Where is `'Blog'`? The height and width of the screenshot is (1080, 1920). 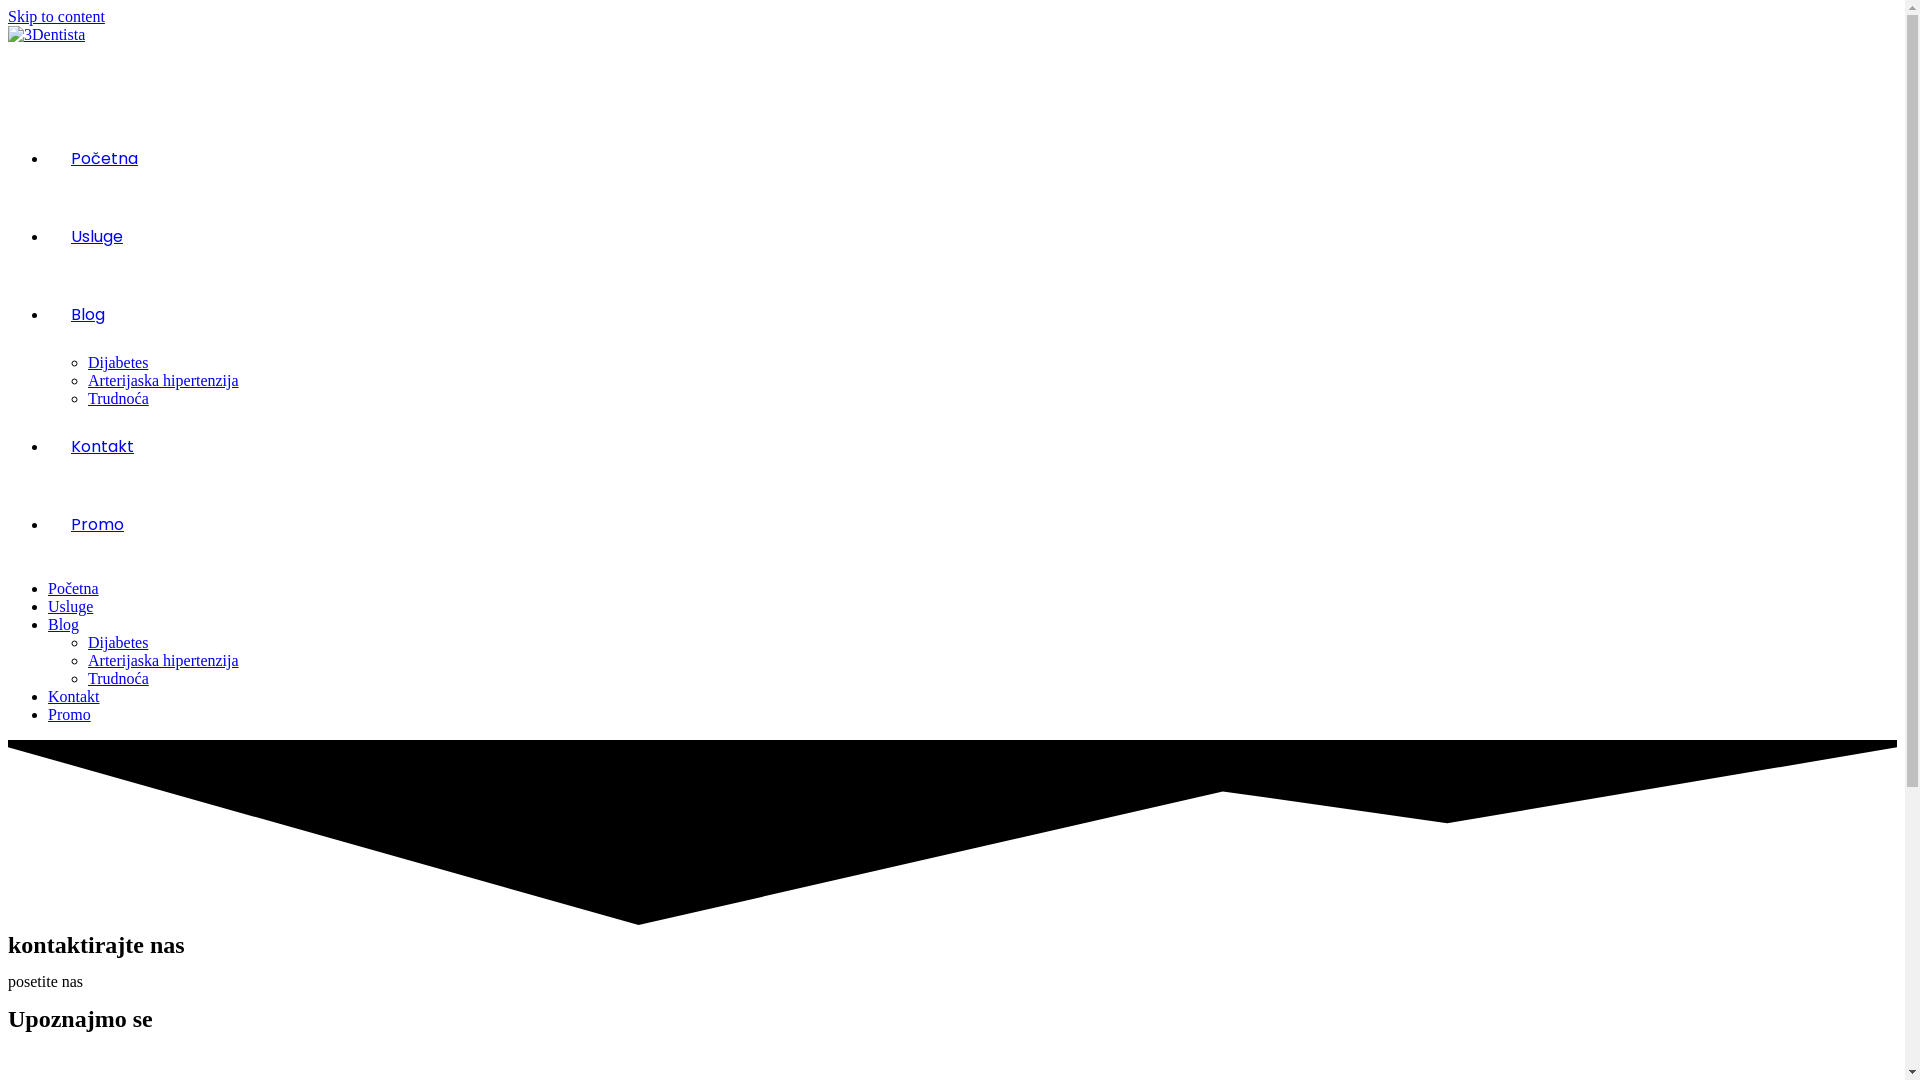
'Blog' is located at coordinates (48, 623).